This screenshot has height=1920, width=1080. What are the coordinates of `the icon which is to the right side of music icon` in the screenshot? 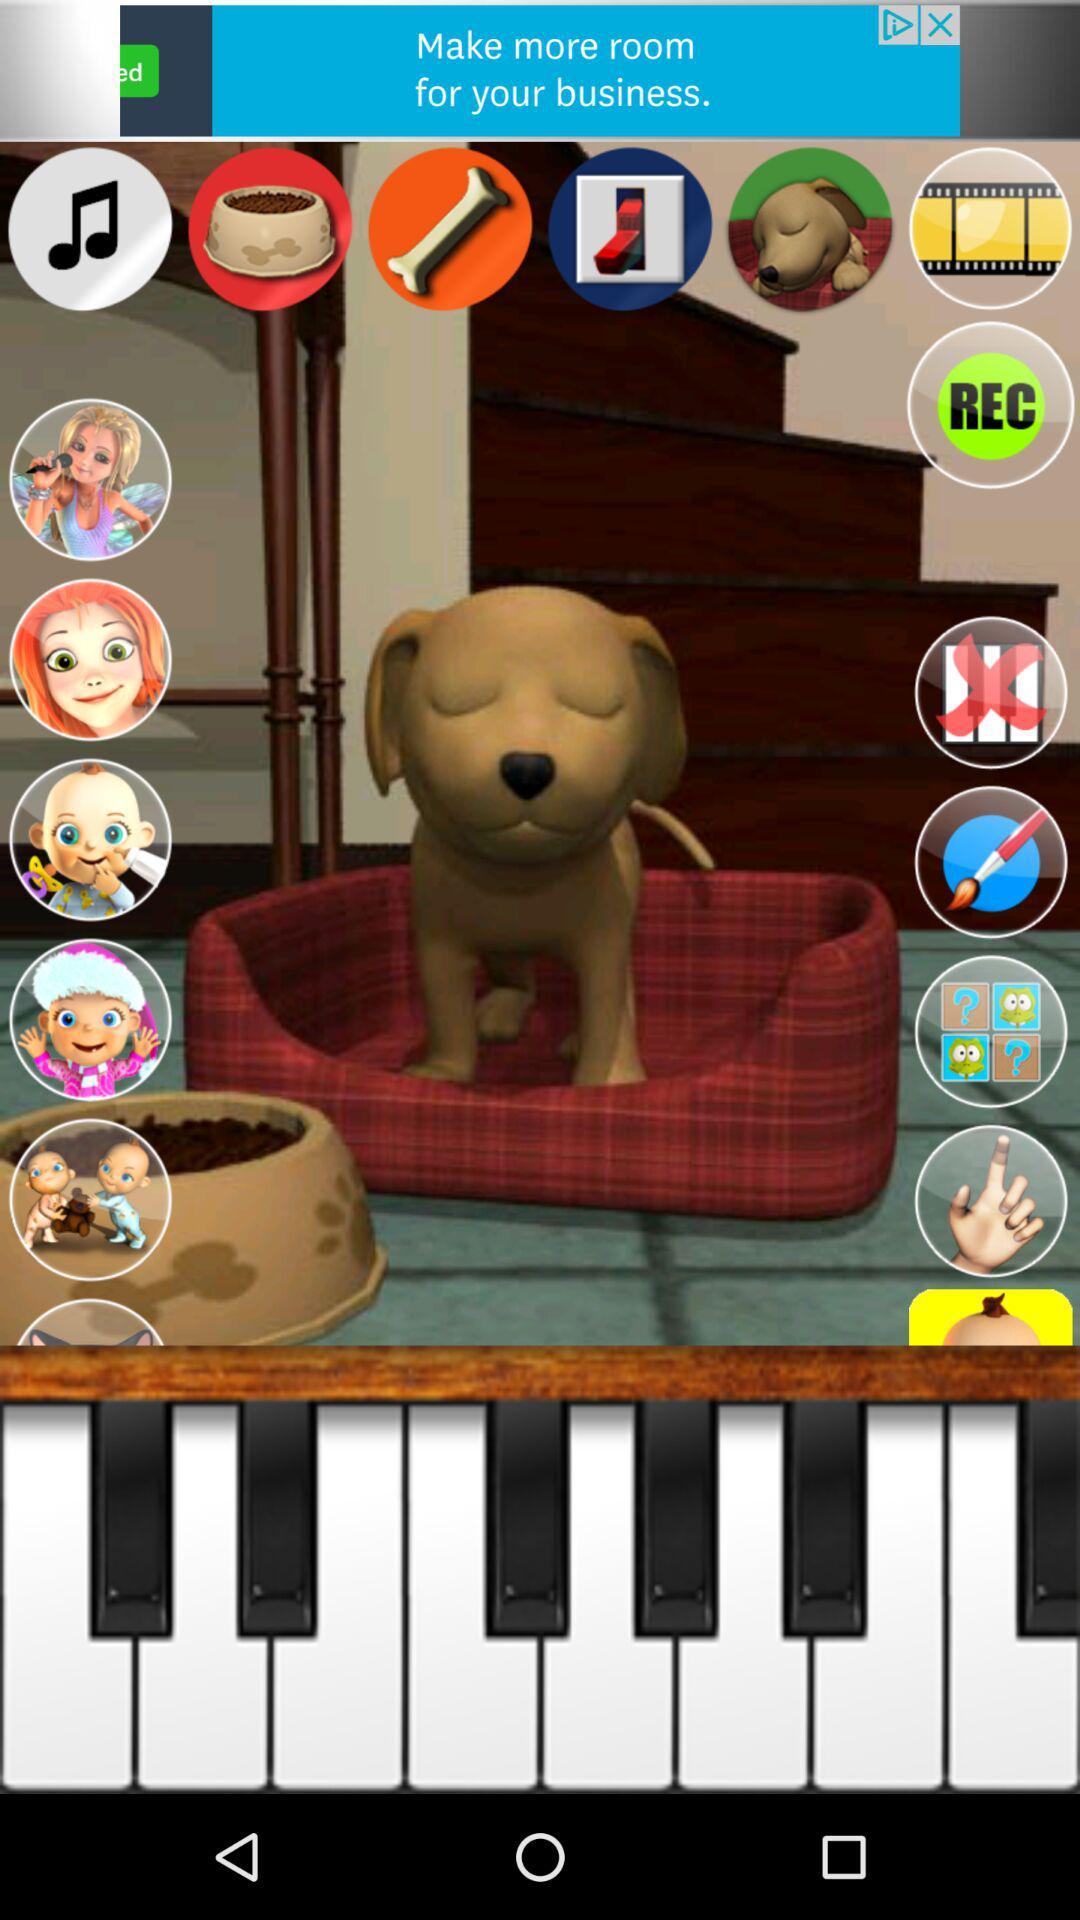 It's located at (270, 229).